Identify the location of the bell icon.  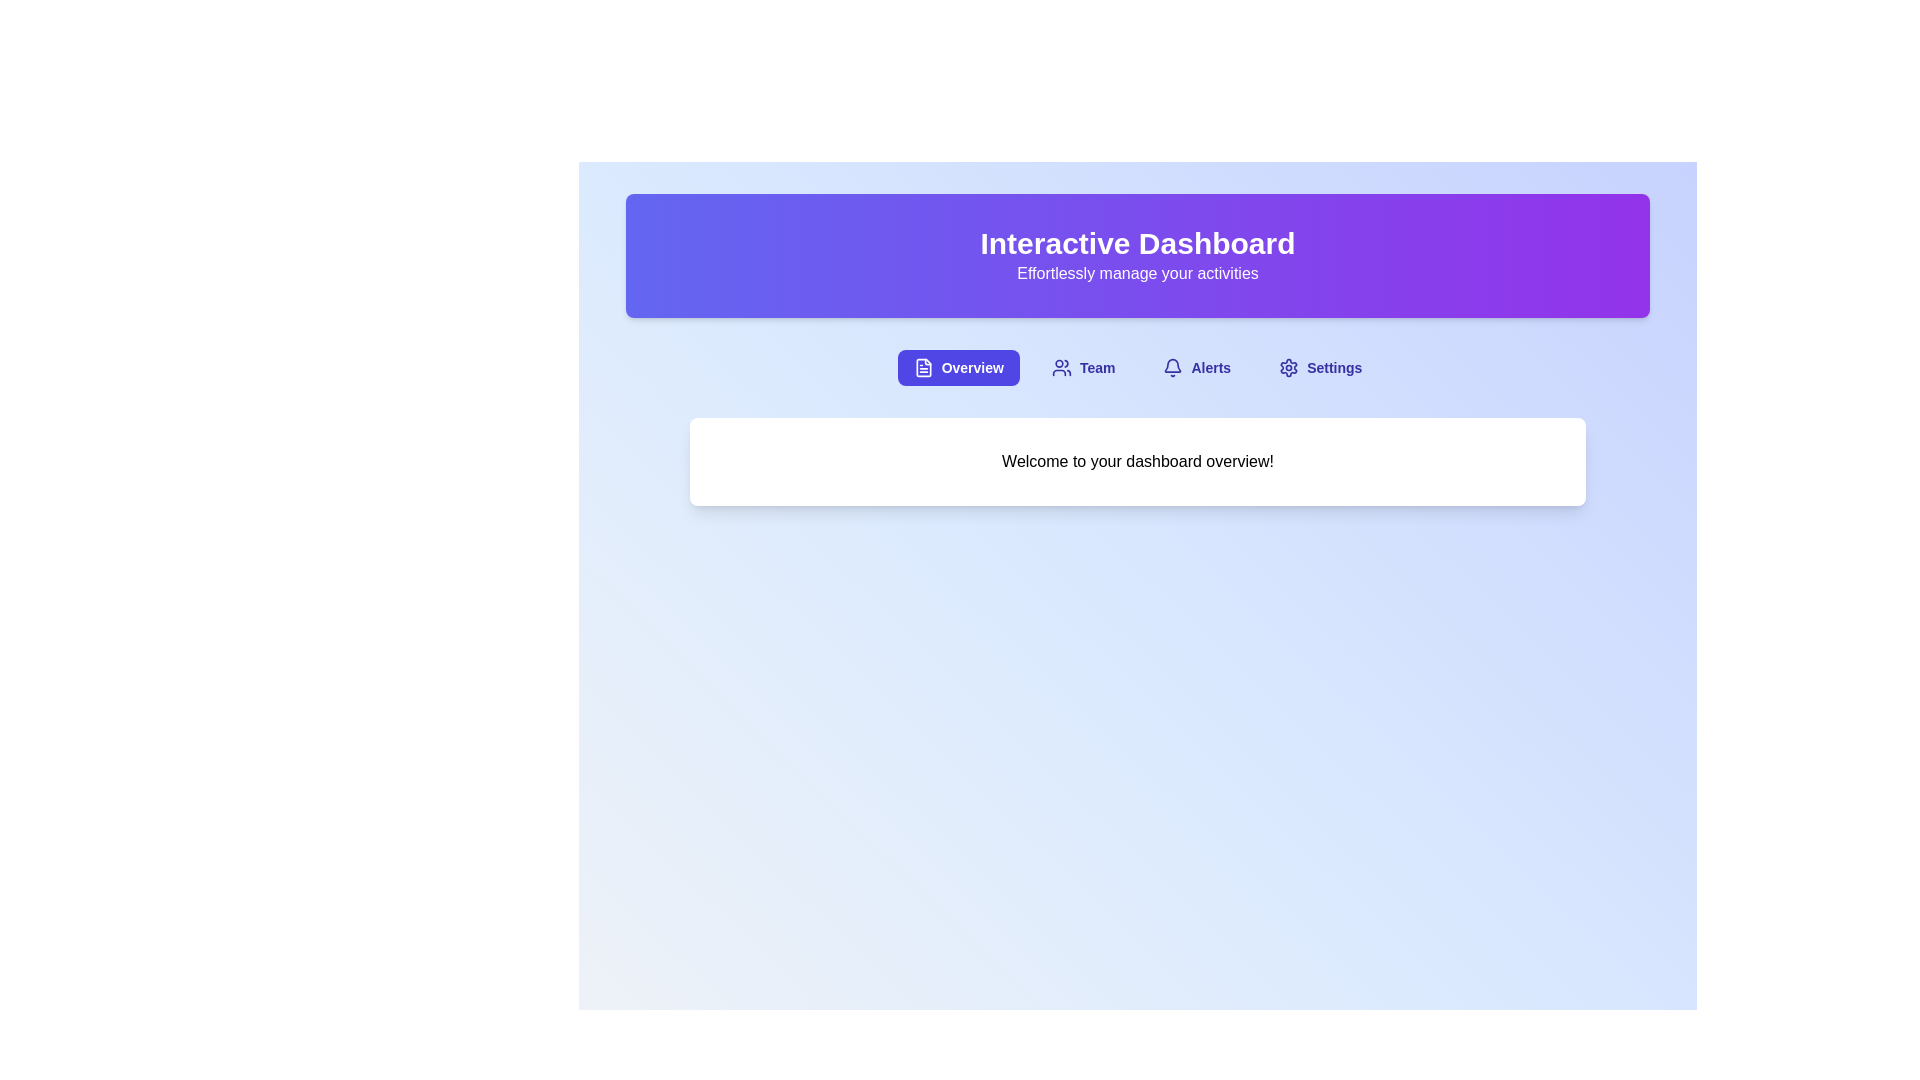
(1173, 367).